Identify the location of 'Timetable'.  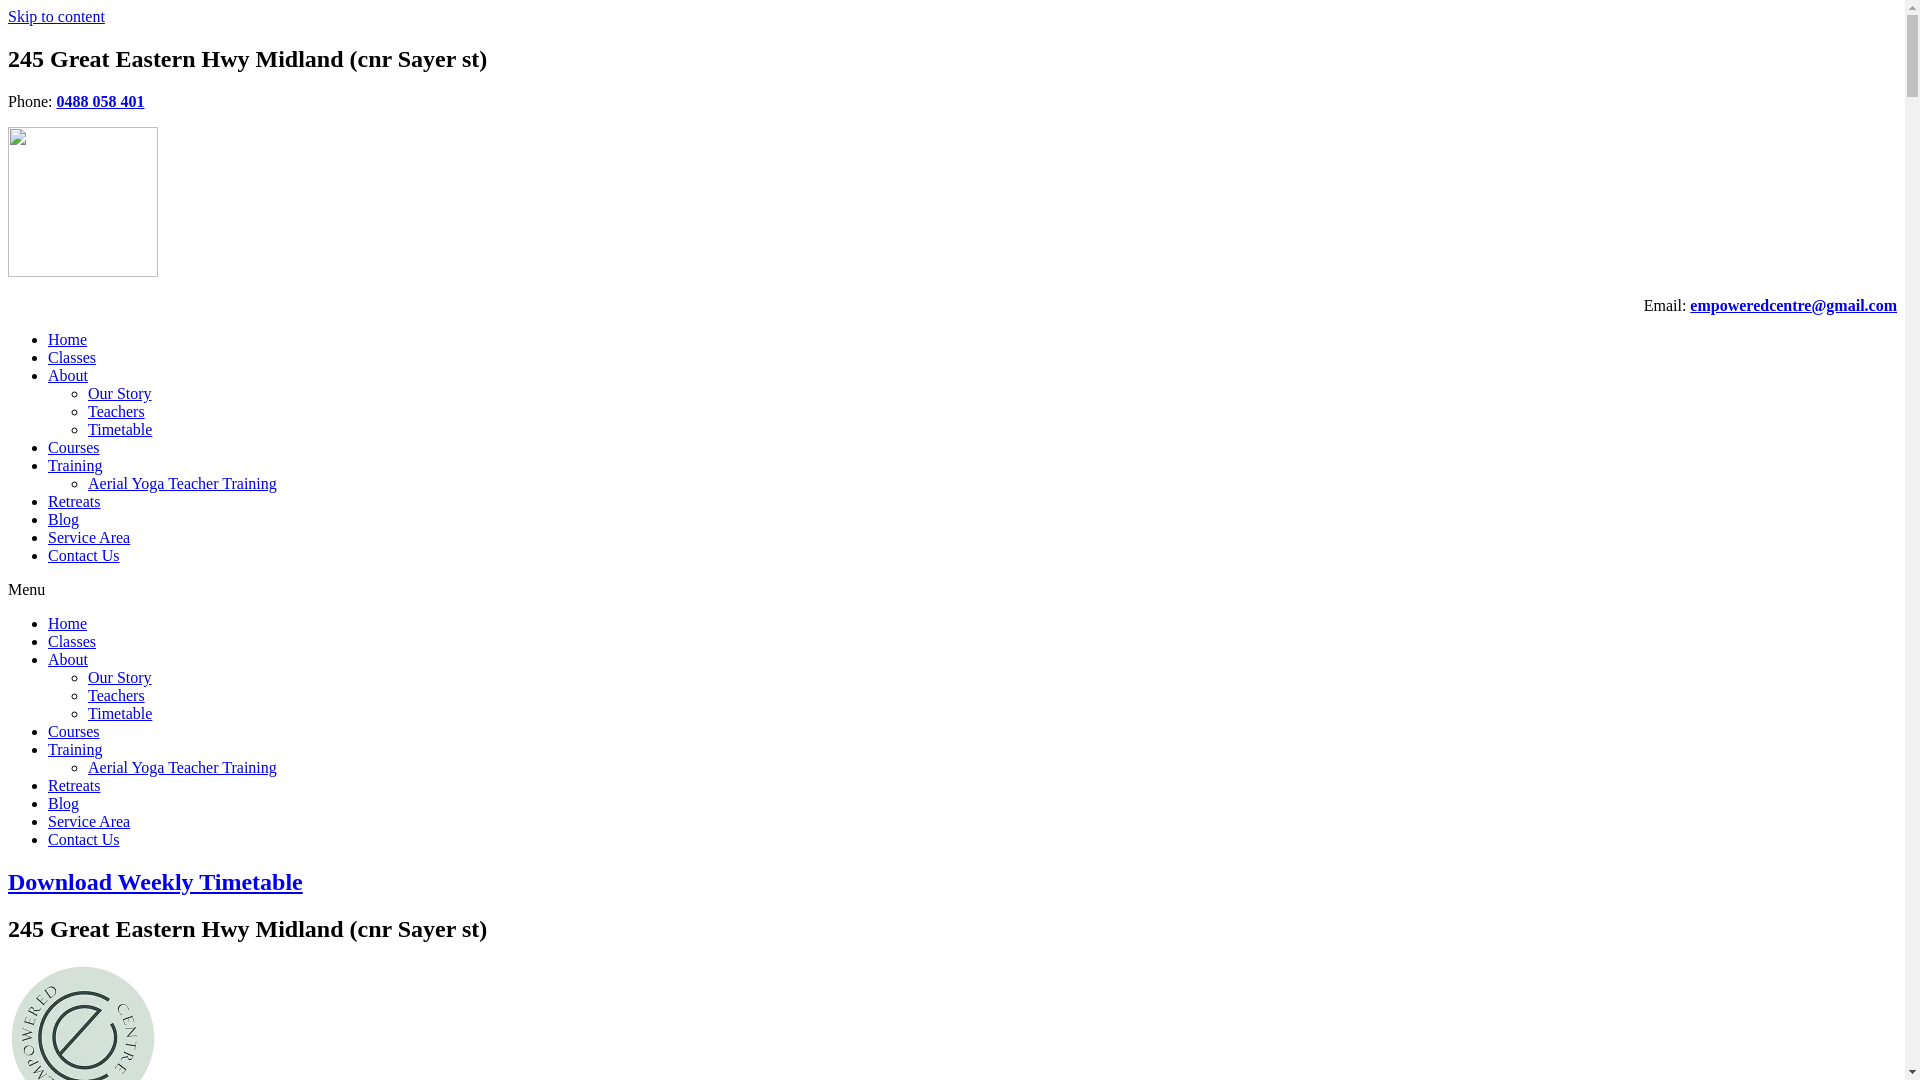
(119, 712).